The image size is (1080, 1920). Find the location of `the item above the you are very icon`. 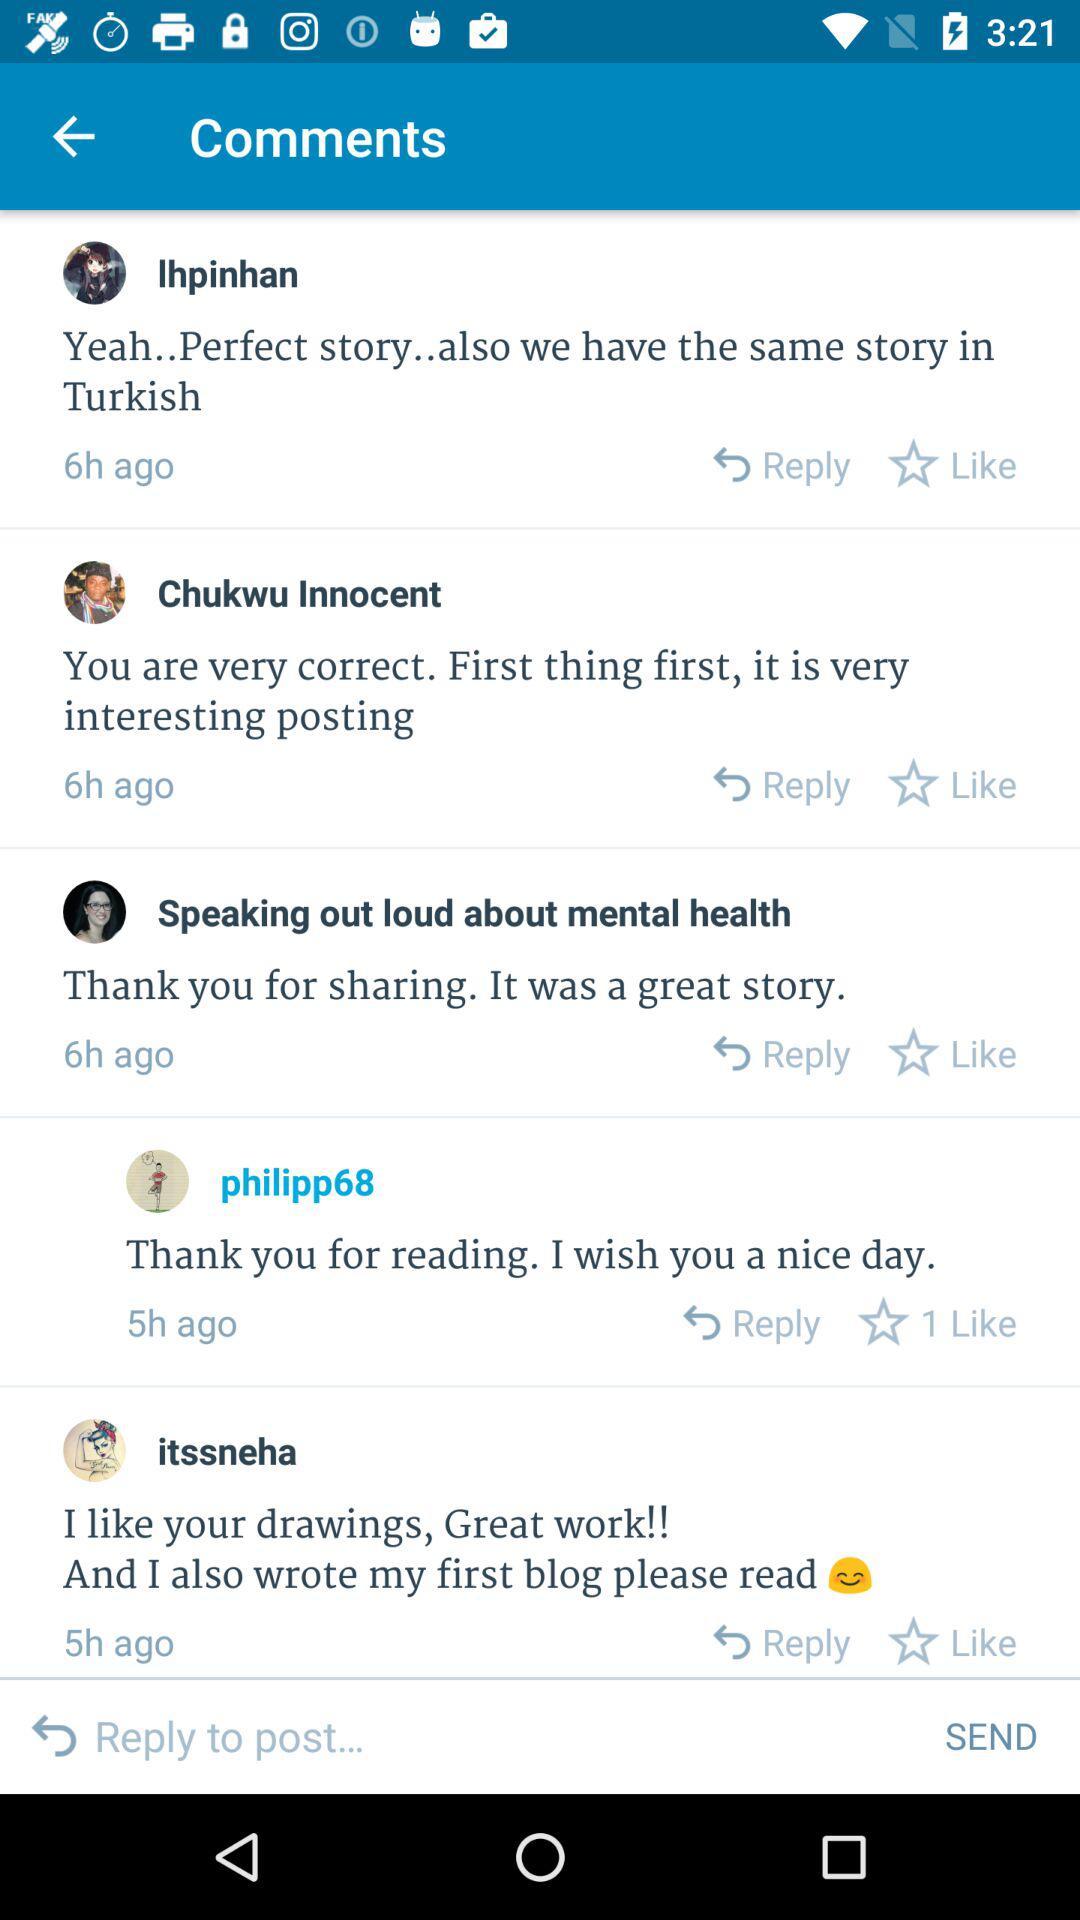

the item above the you are very icon is located at coordinates (299, 591).